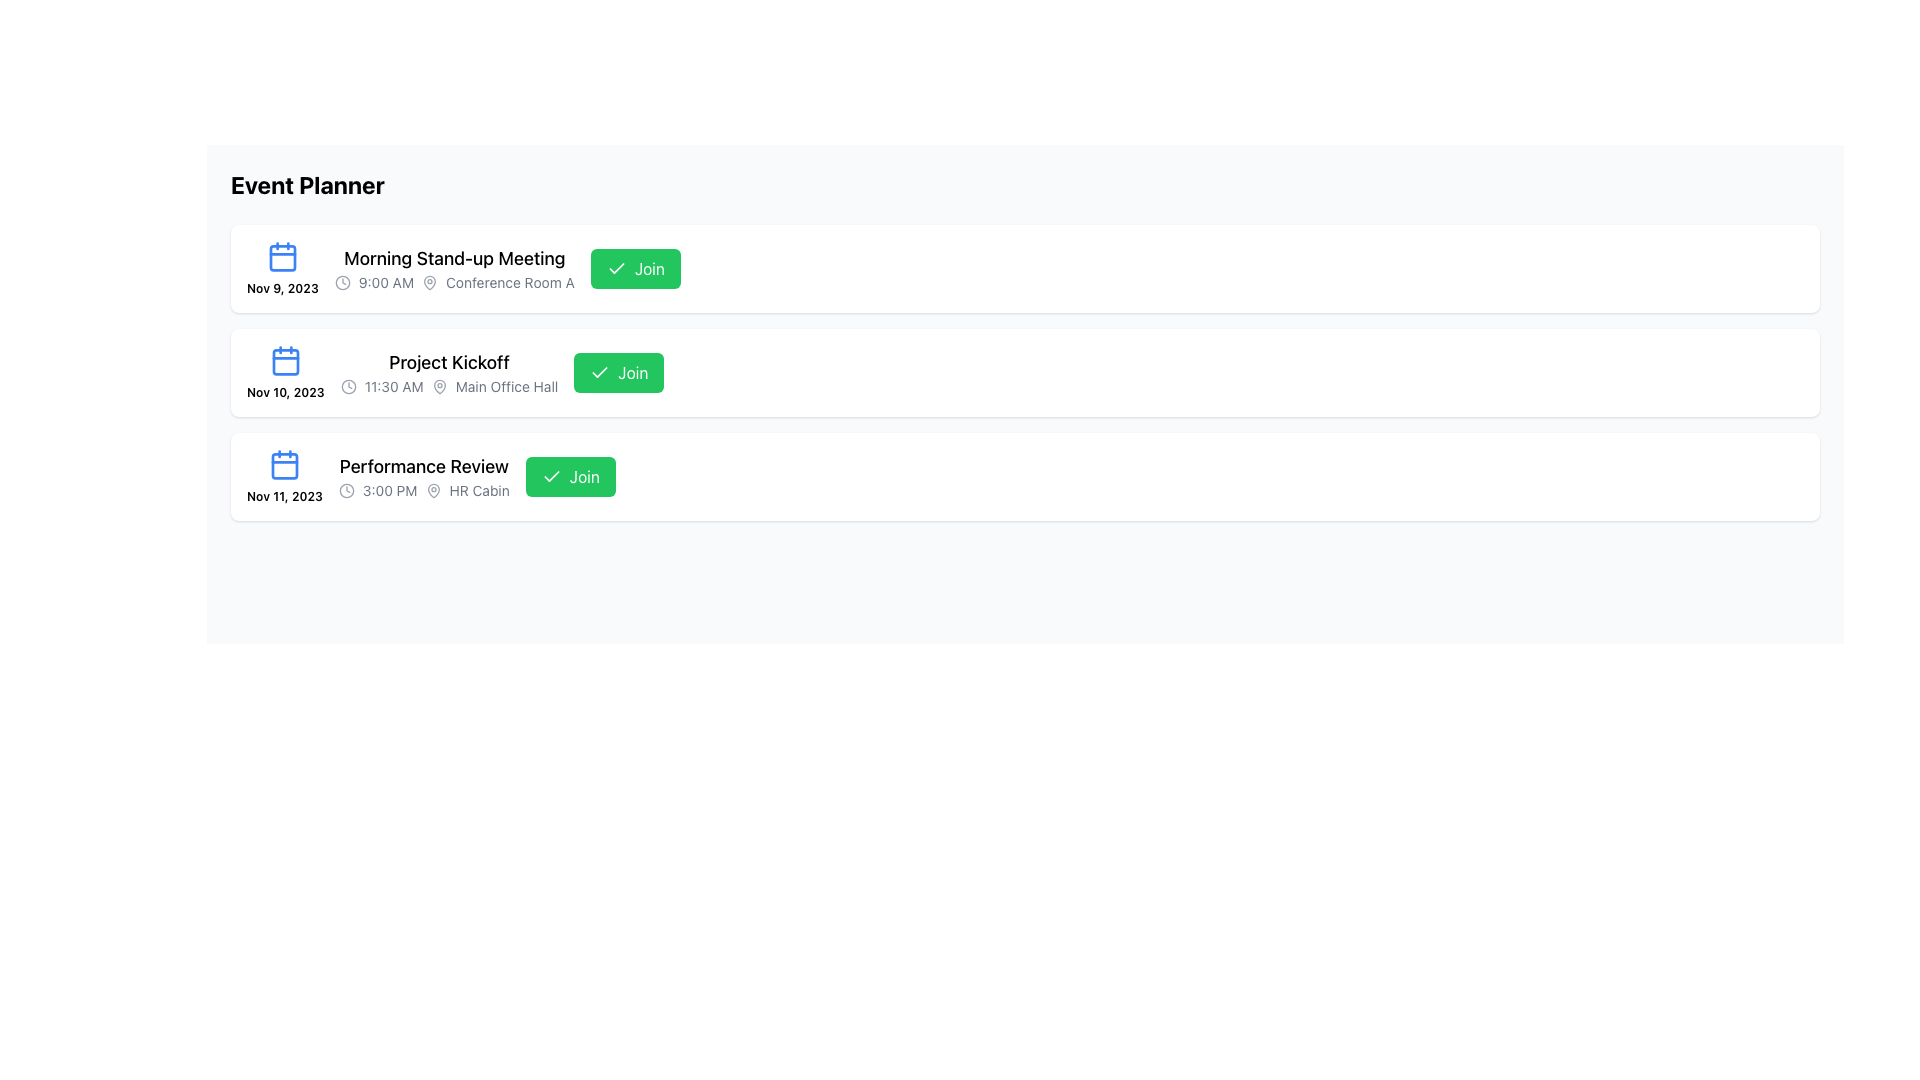 Image resolution: width=1920 pixels, height=1080 pixels. Describe the element at coordinates (453, 268) in the screenshot. I see `the first event` at that location.